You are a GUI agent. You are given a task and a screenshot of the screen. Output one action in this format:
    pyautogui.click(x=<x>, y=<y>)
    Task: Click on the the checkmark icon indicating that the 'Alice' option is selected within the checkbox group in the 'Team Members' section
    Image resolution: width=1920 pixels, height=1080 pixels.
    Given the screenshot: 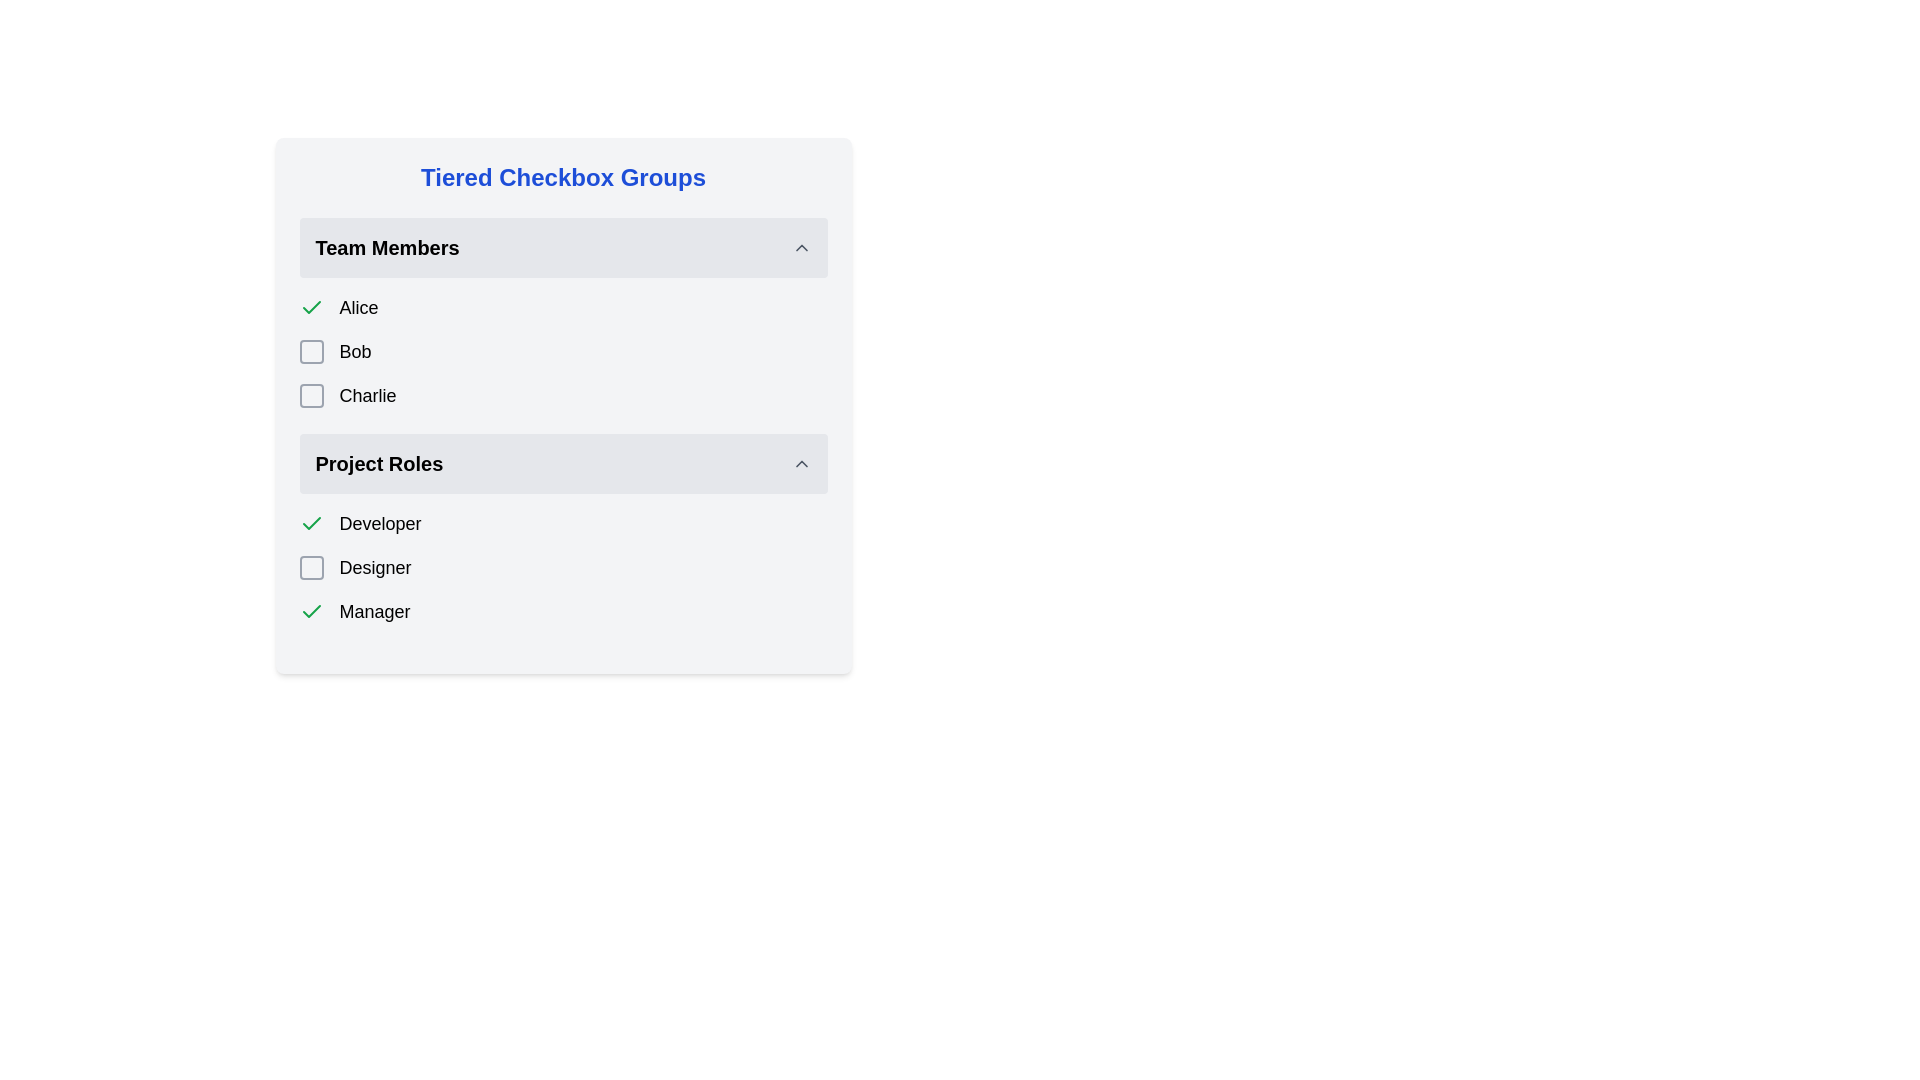 What is the action you would take?
    pyautogui.click(x=310, y=522)
    